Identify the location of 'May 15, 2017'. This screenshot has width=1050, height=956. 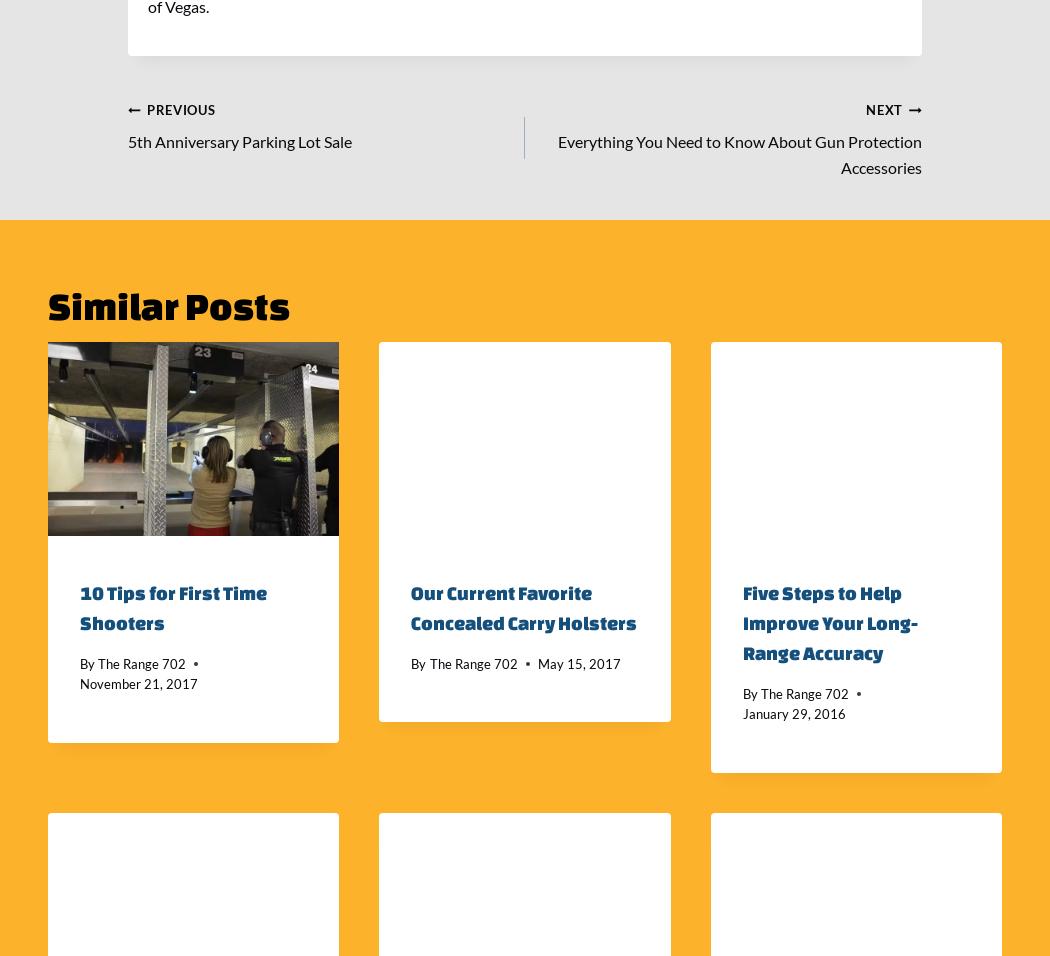
(577, 662).